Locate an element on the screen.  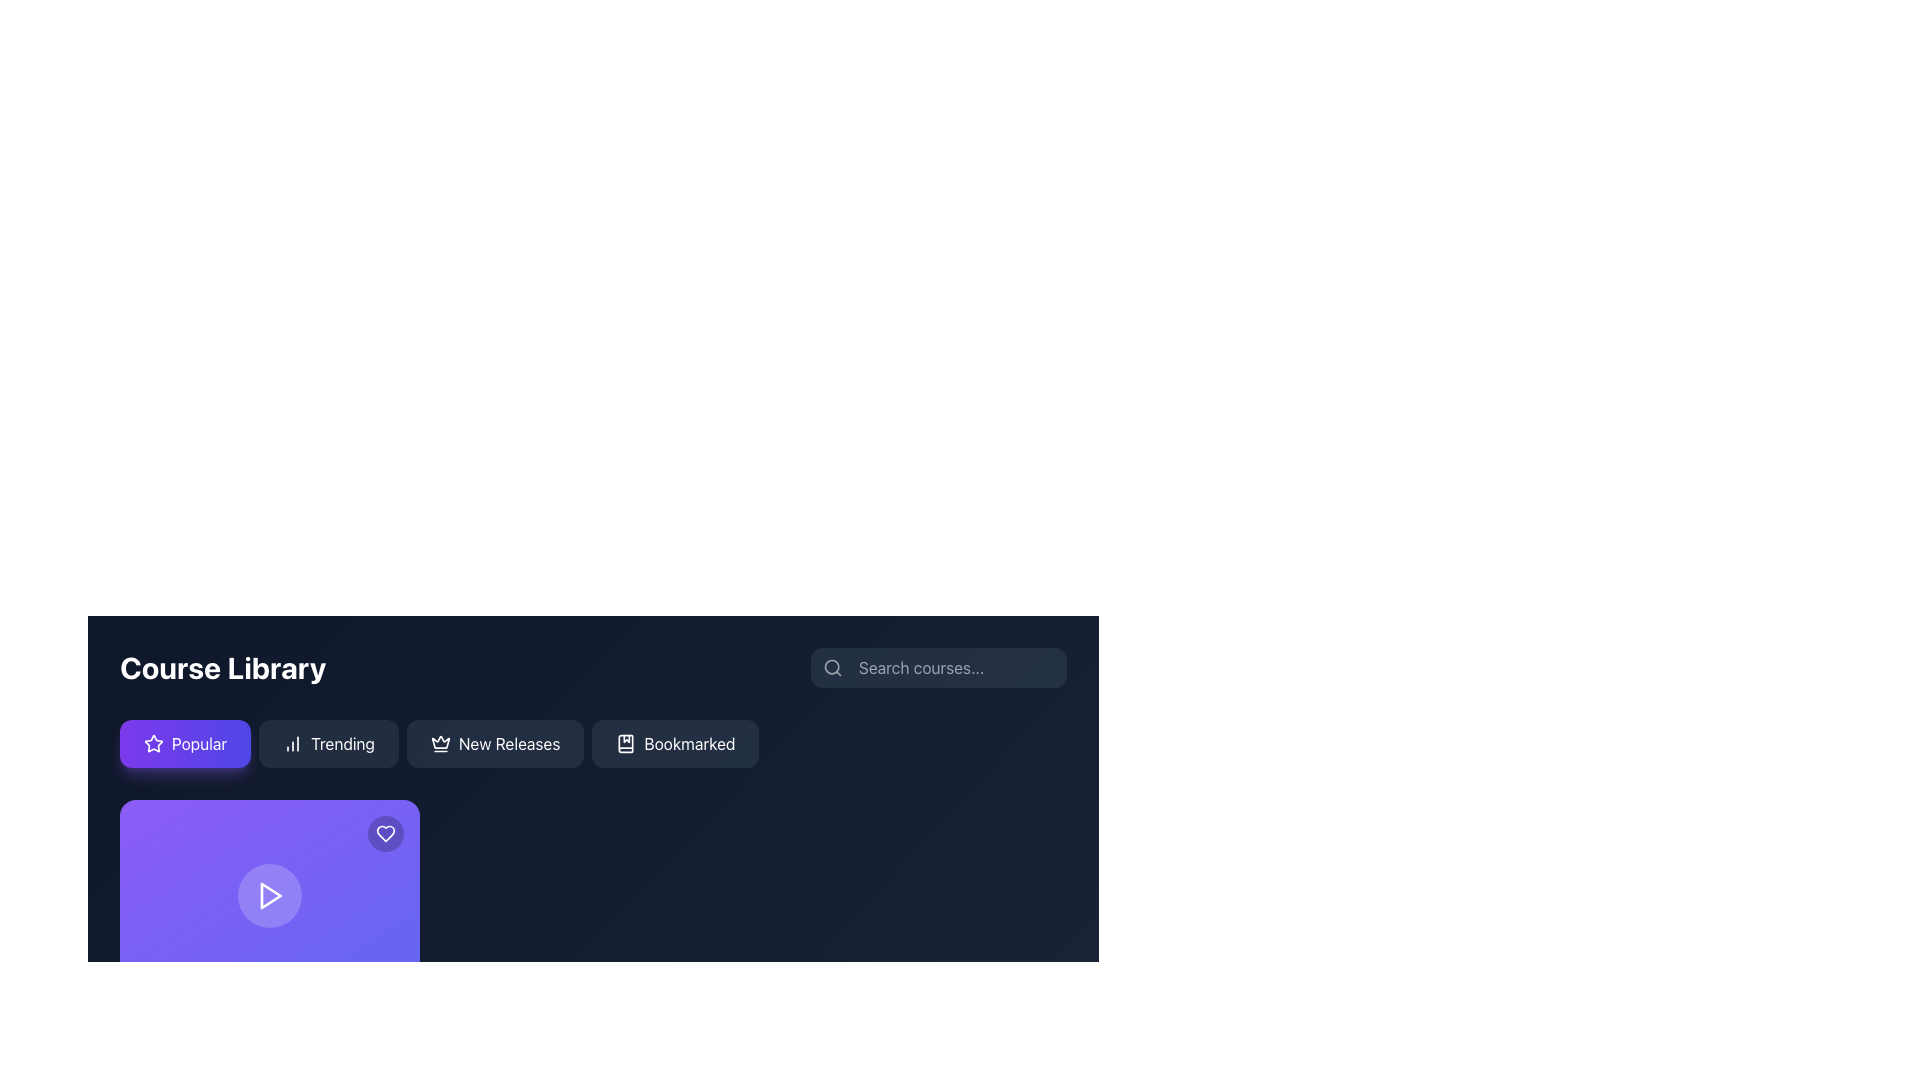
the star-shaped icon with a purple fill and white outline located in the top-left corner of the main content area is located at coordinates (152, 743).